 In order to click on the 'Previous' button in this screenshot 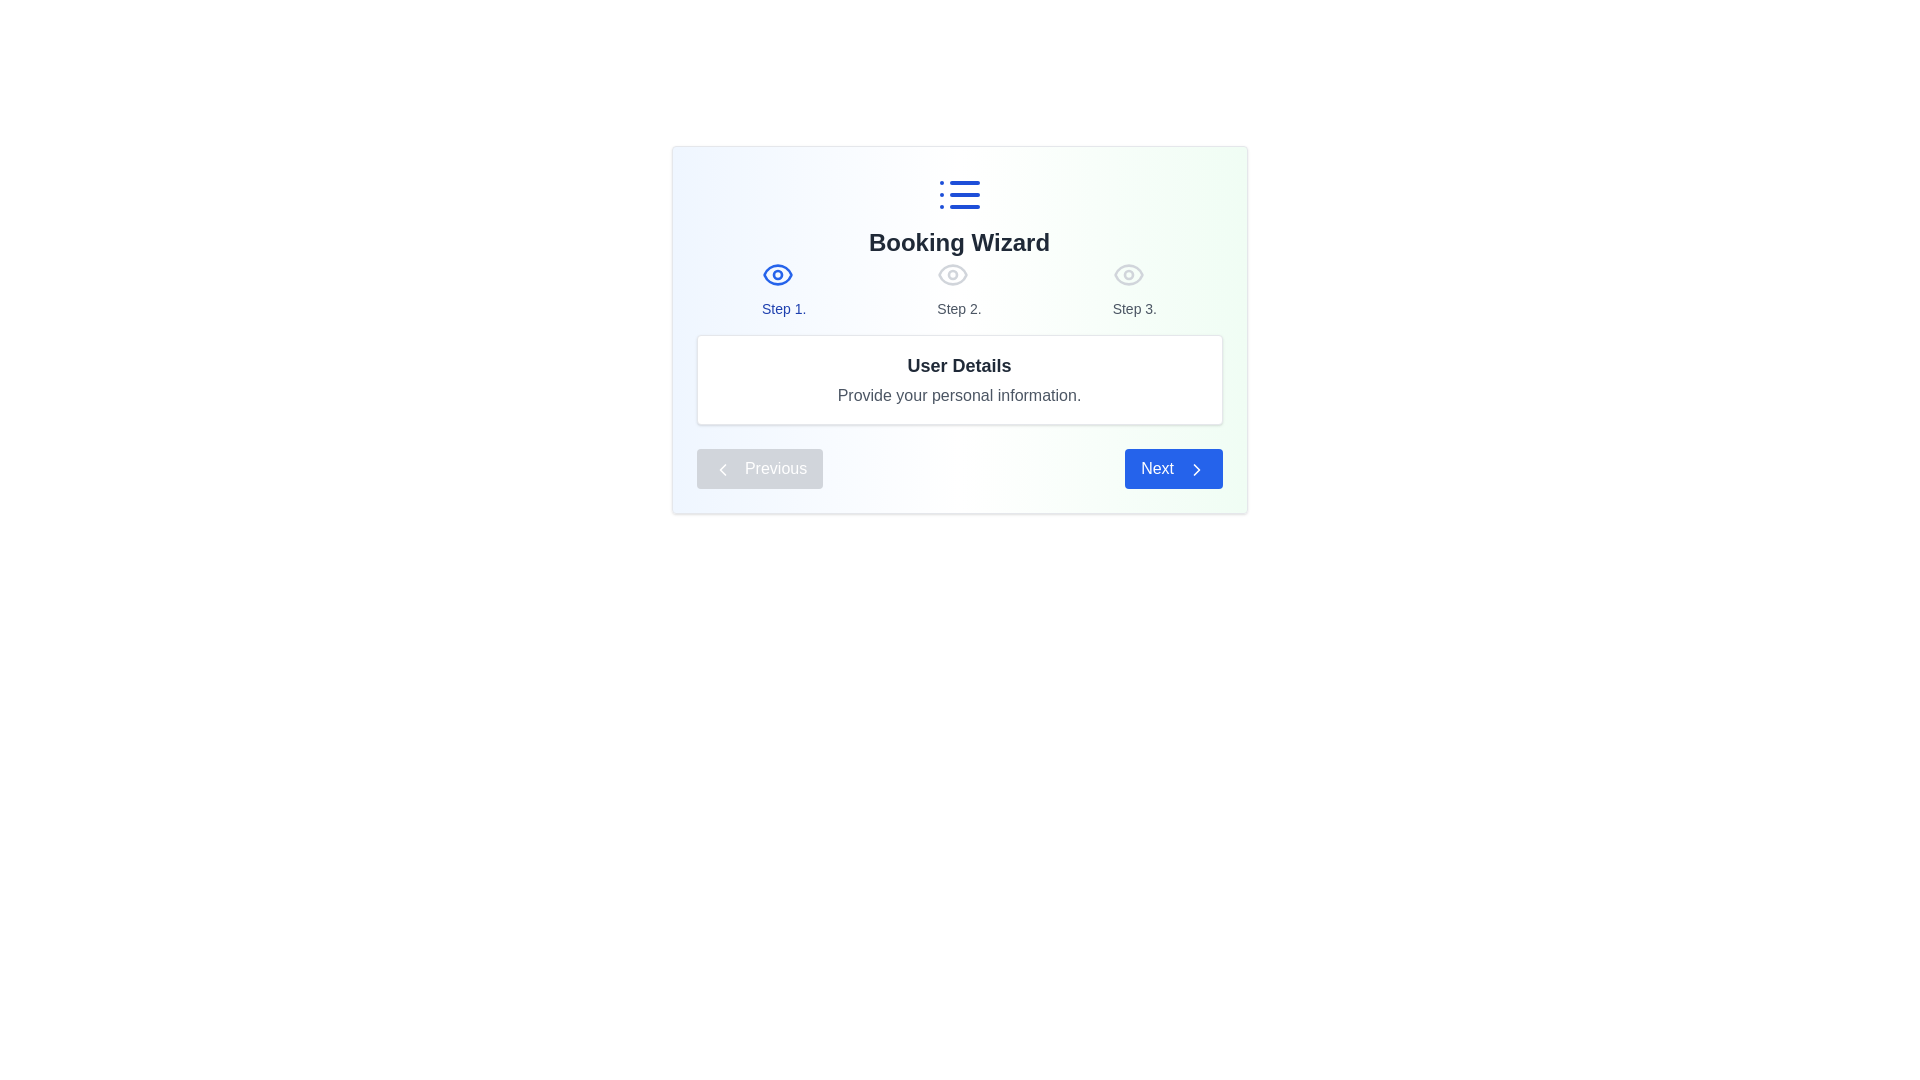, I will do `click(758, 469)`.